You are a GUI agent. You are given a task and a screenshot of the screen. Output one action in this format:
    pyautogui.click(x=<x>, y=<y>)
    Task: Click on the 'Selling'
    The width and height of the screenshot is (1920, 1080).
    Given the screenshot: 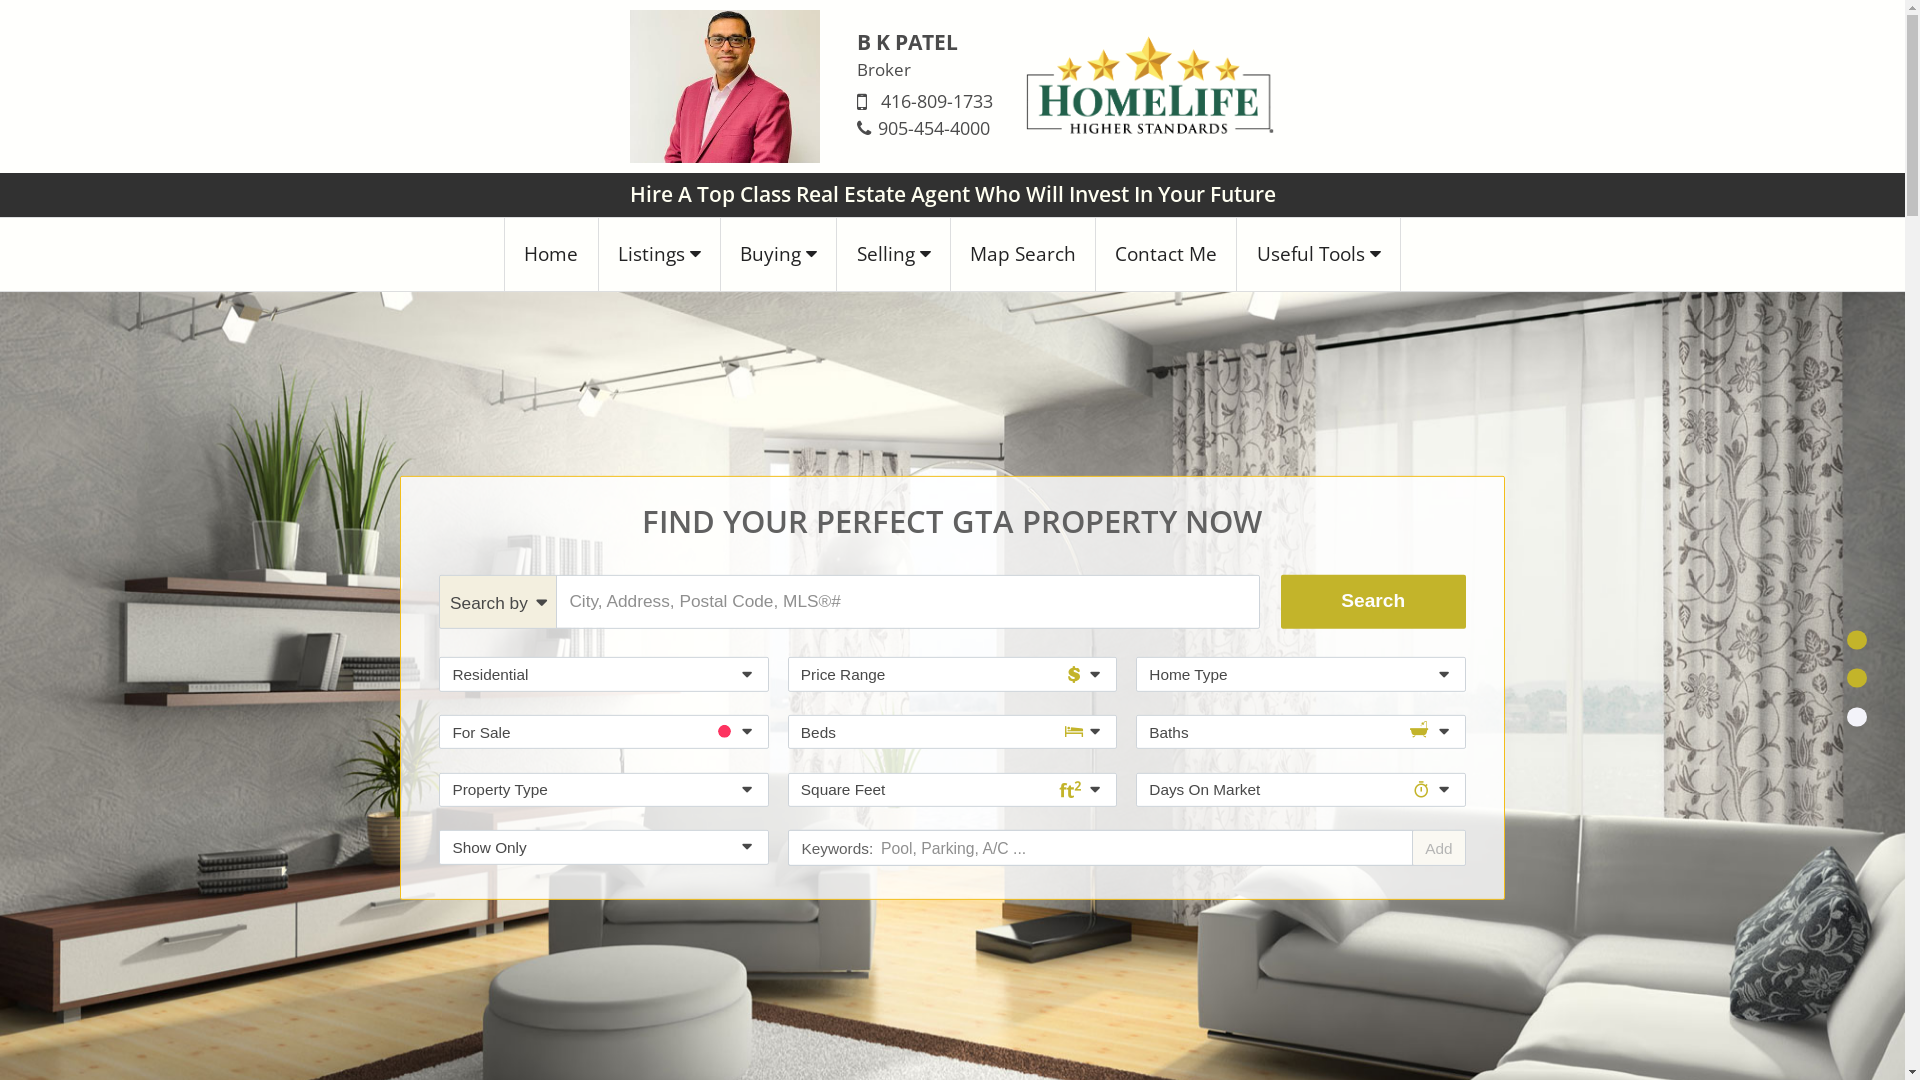 What is the action you would take?
    pyautogui.click(x=892, y=253)
    